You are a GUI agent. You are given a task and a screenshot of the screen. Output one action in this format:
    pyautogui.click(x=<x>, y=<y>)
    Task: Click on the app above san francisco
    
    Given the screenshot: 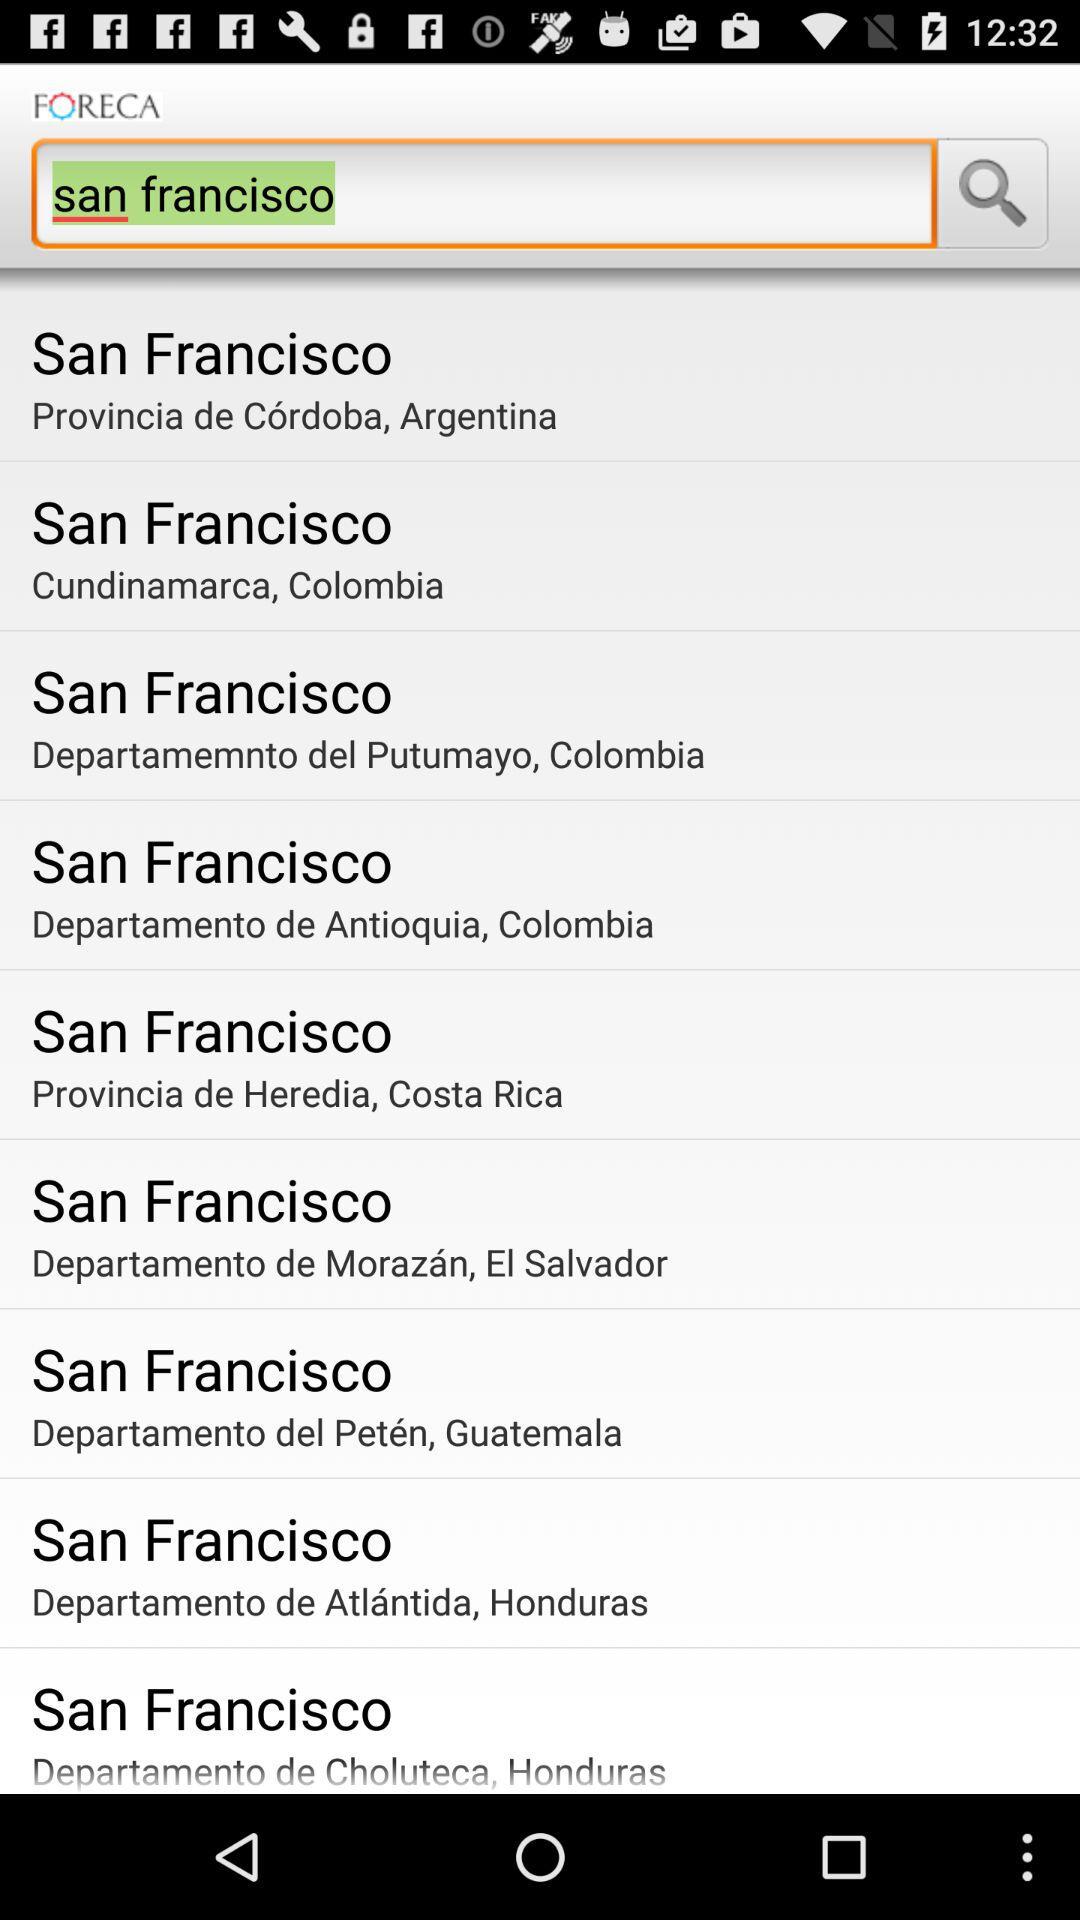 What is the action you would take?
    pyautogui.click(x=992, y=193)
    